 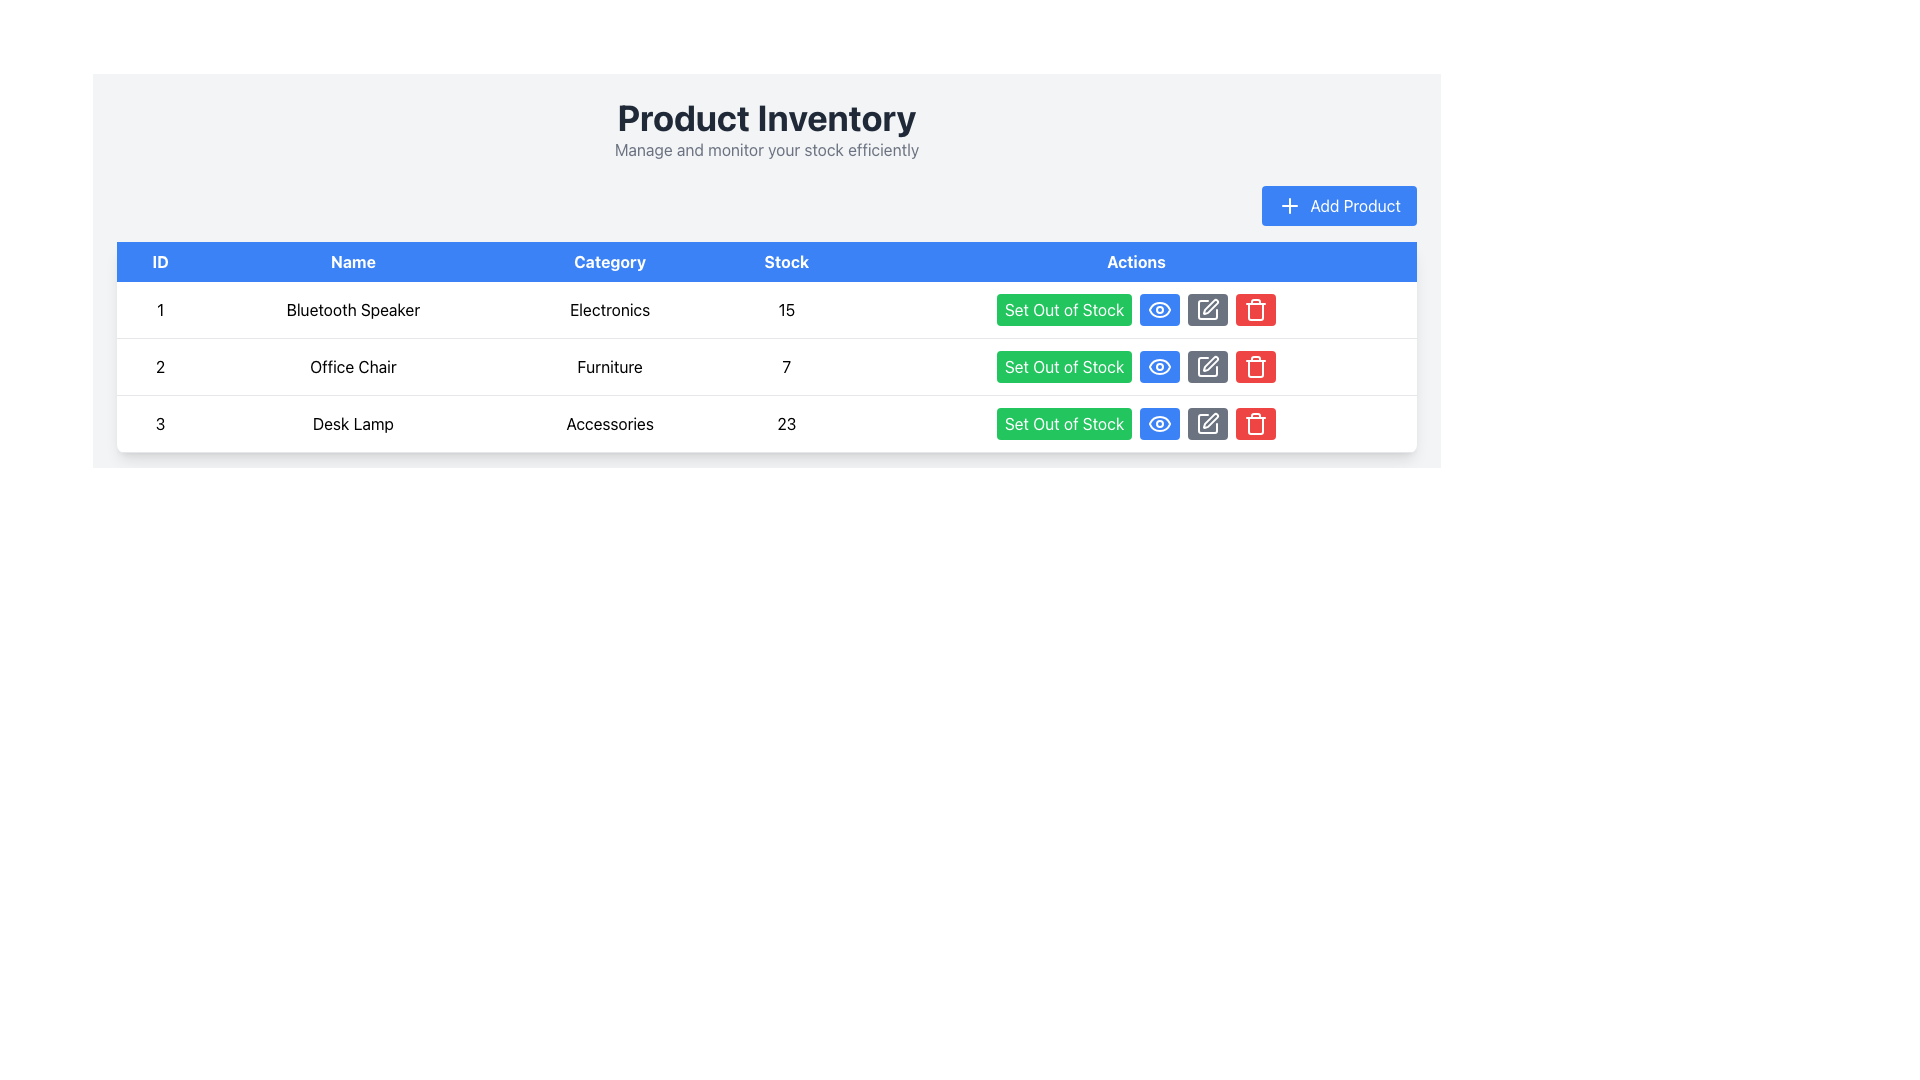 I want to click on the Table Header Cell that labels the column for categories, positioned as the third cell from the left between the 'Name' and 'Stock' headers, so click(x=609, y=261).